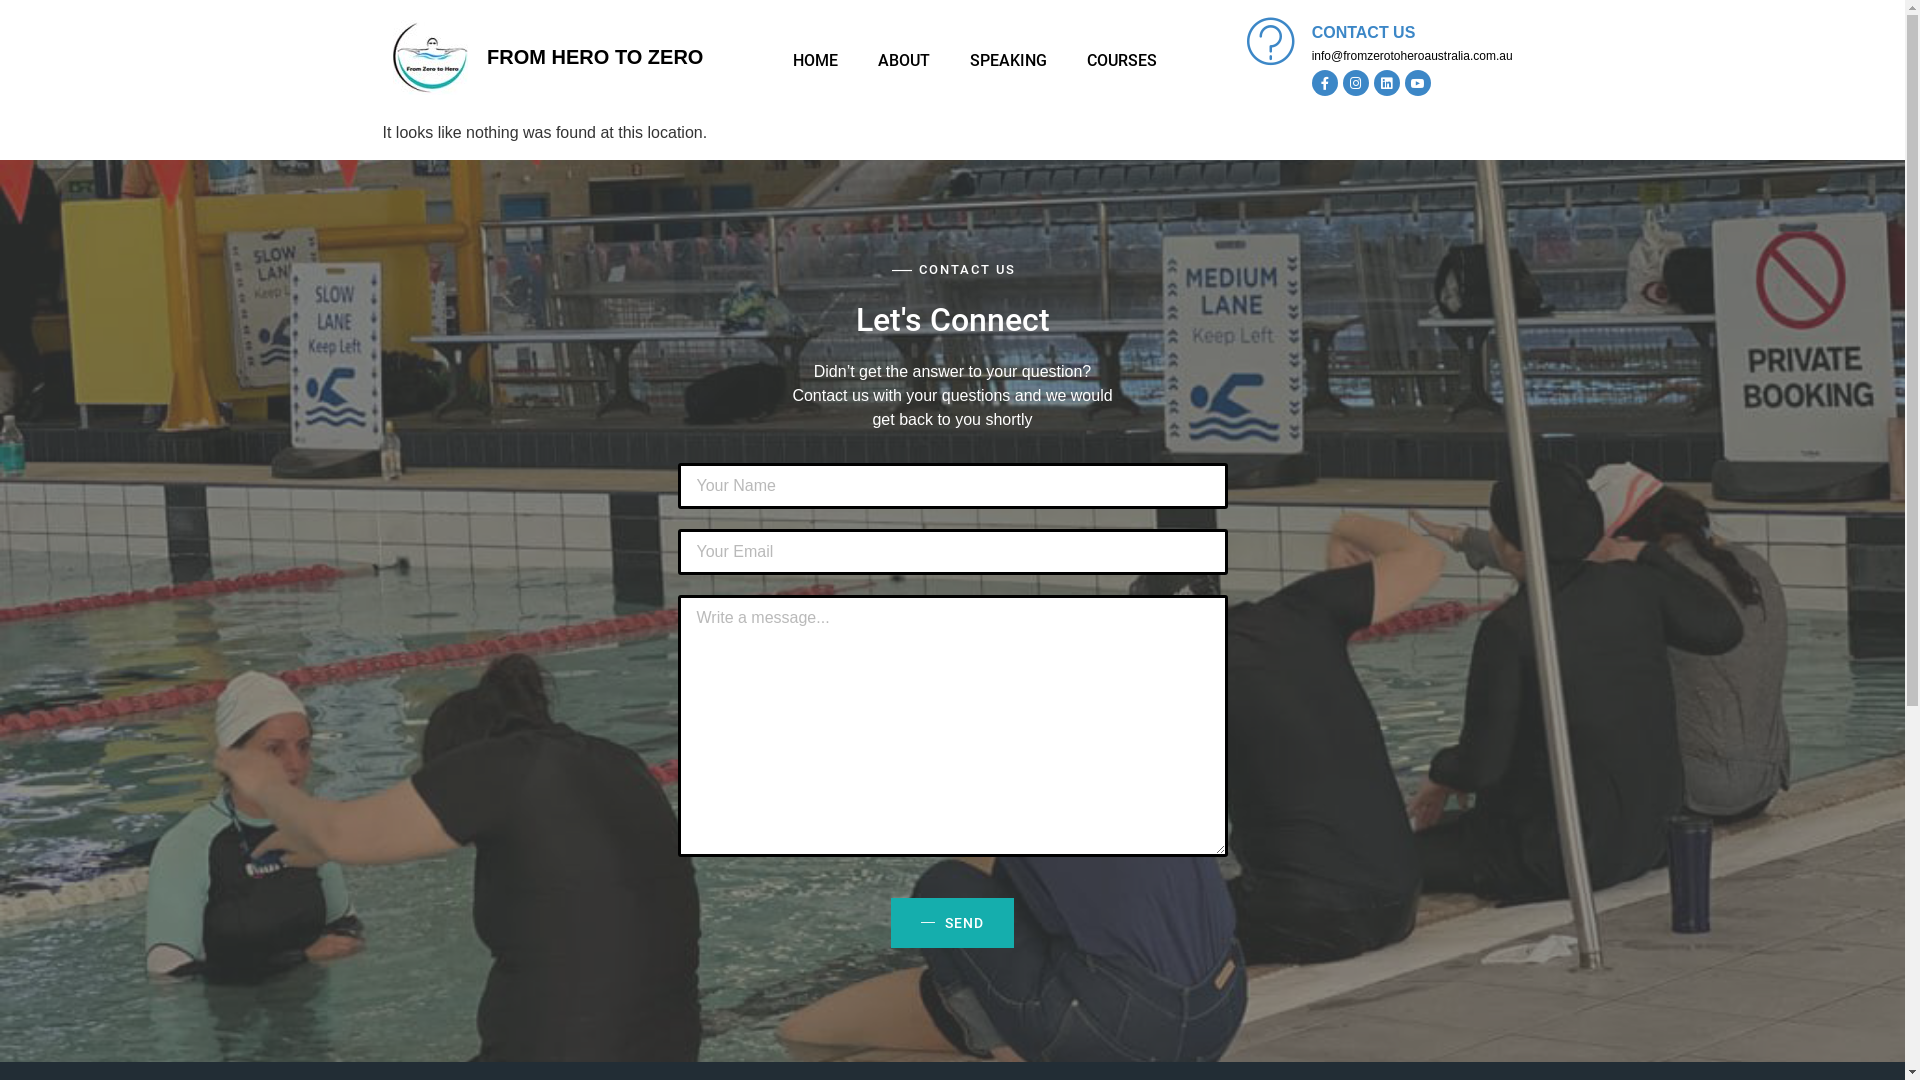  Describe the element at coordinates (486, 56) in the screenshot. I see `'FROM HERO TO ZERO'` at that location.